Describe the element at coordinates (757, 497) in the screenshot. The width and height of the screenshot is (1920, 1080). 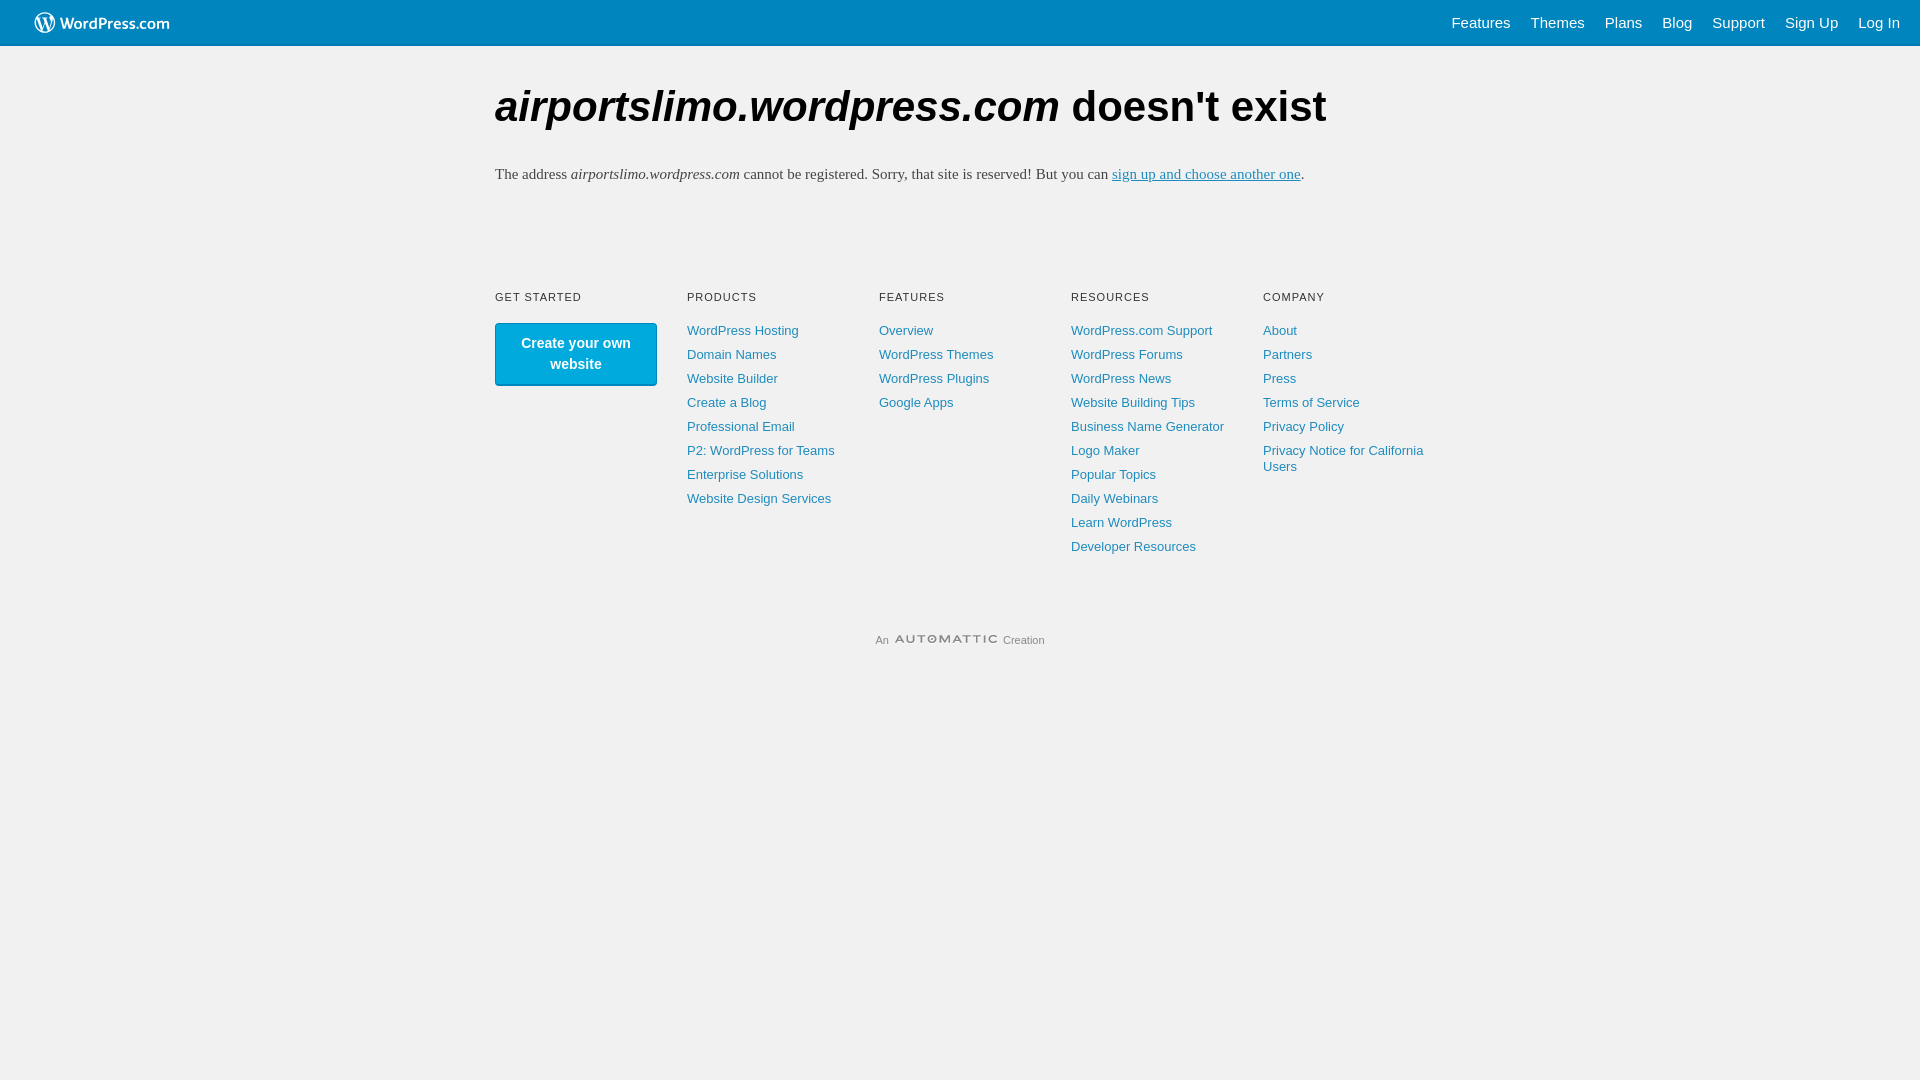
I see `'Website Design Services'` at that location.